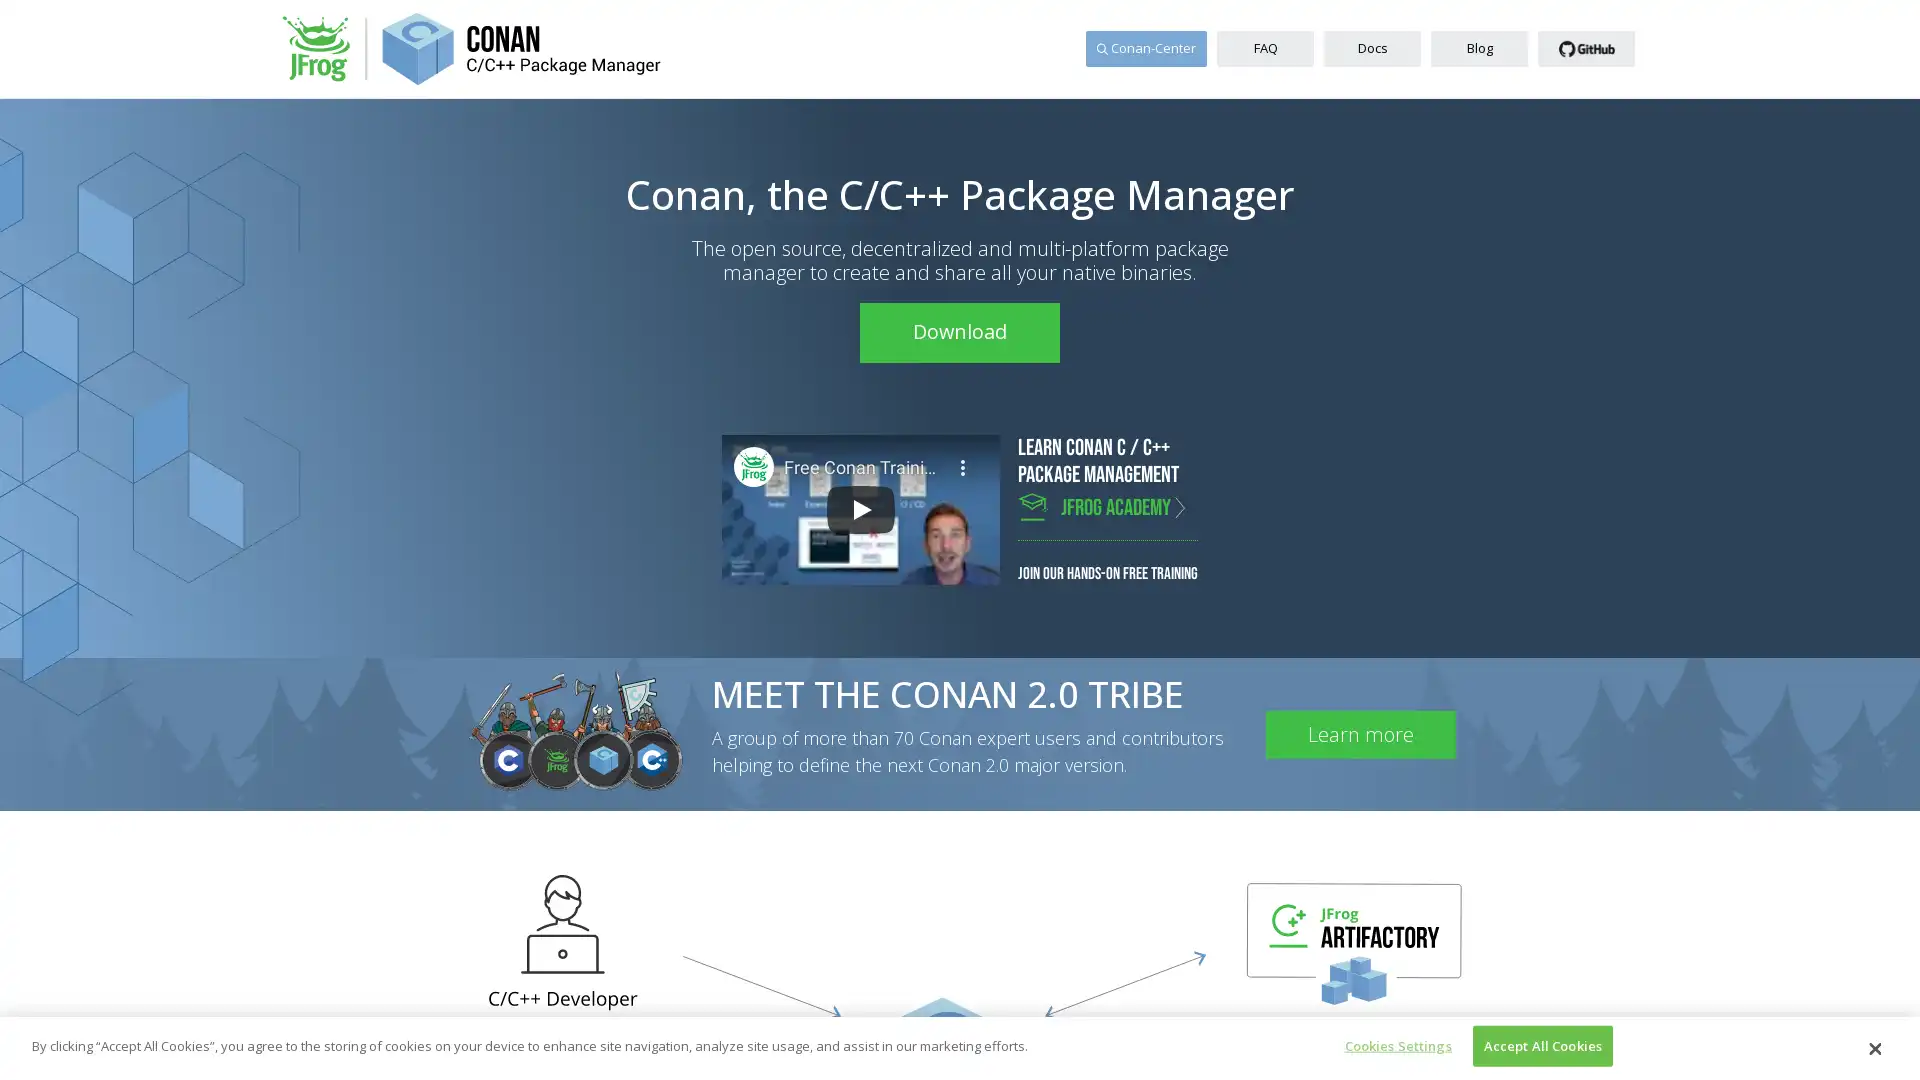 Image resolution: width=1920 pixels, height=1080 pixels. What do you see at coordinates (1391, 1044) in the screenshot?
I see `Cookies Settings` at bounding box center [1391, 1044].